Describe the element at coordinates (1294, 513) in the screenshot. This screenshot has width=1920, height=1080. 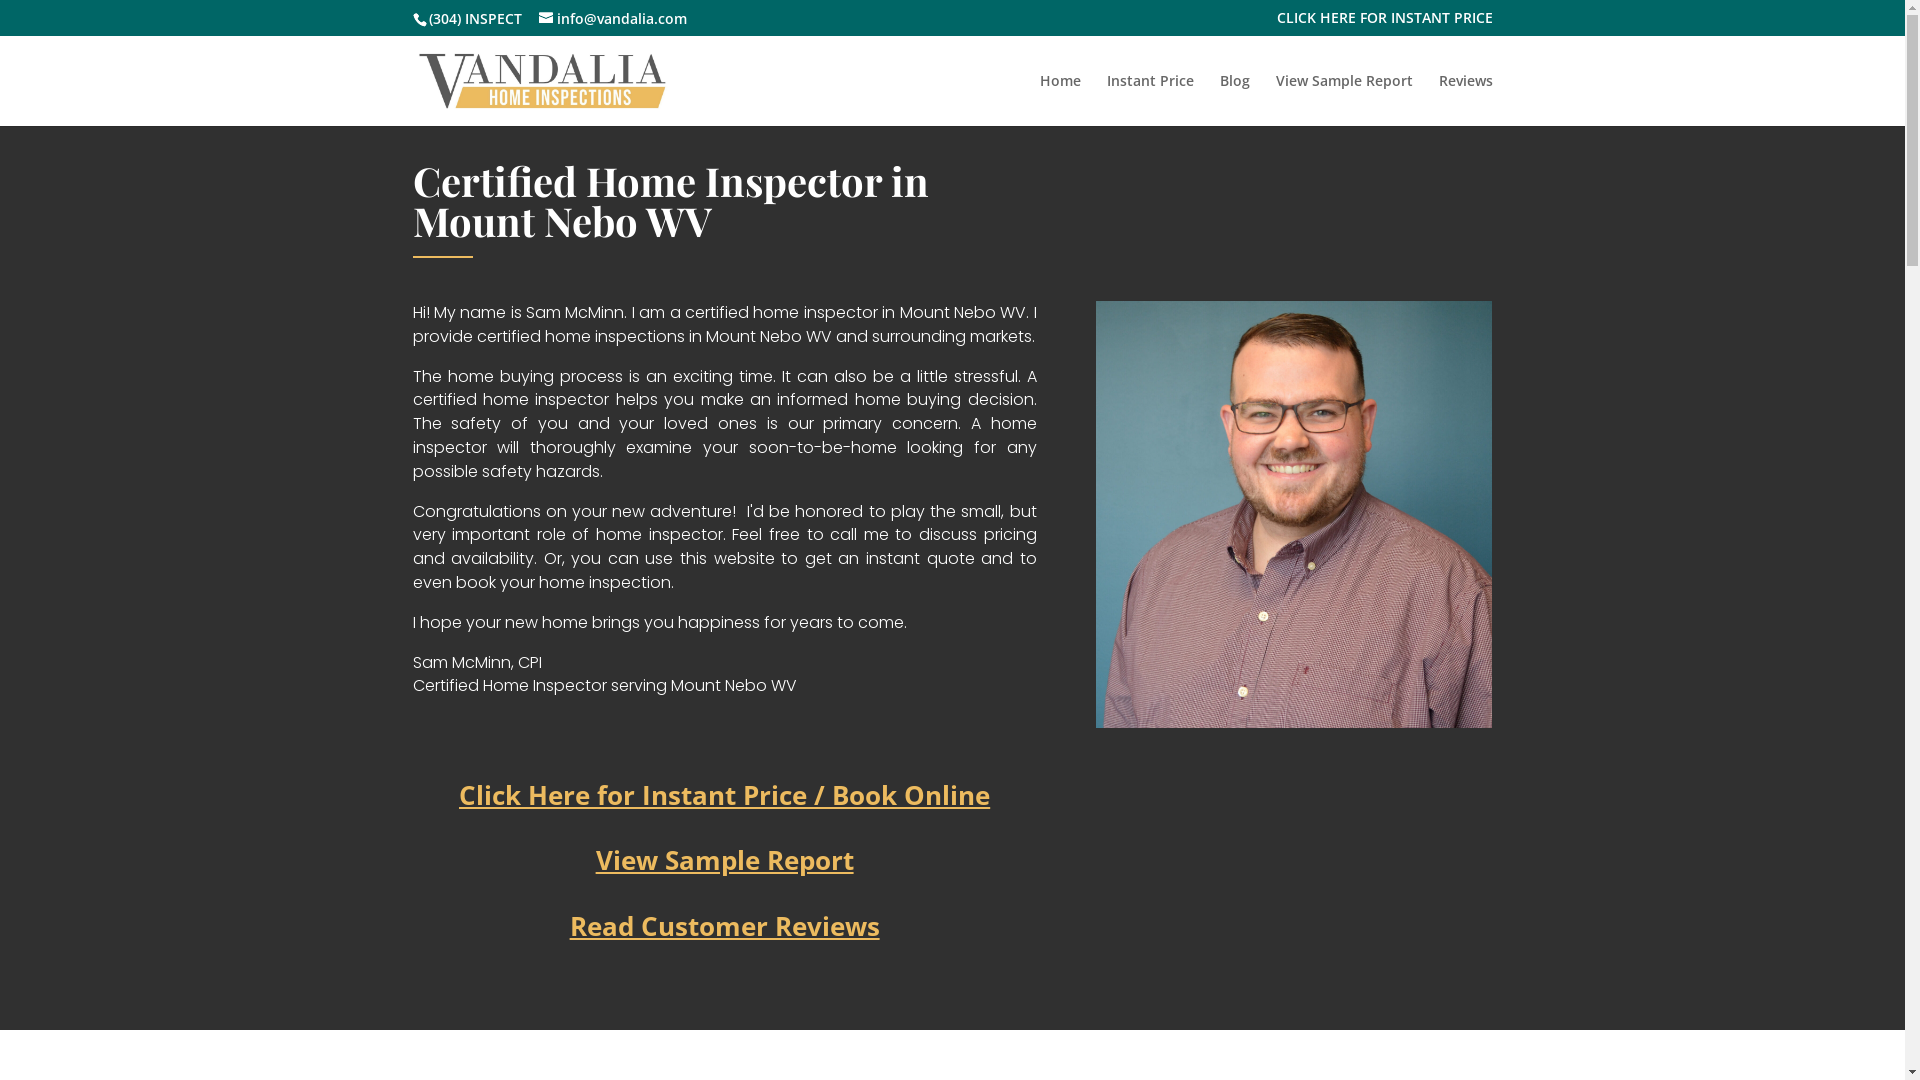
I see `'sam'` at that location.